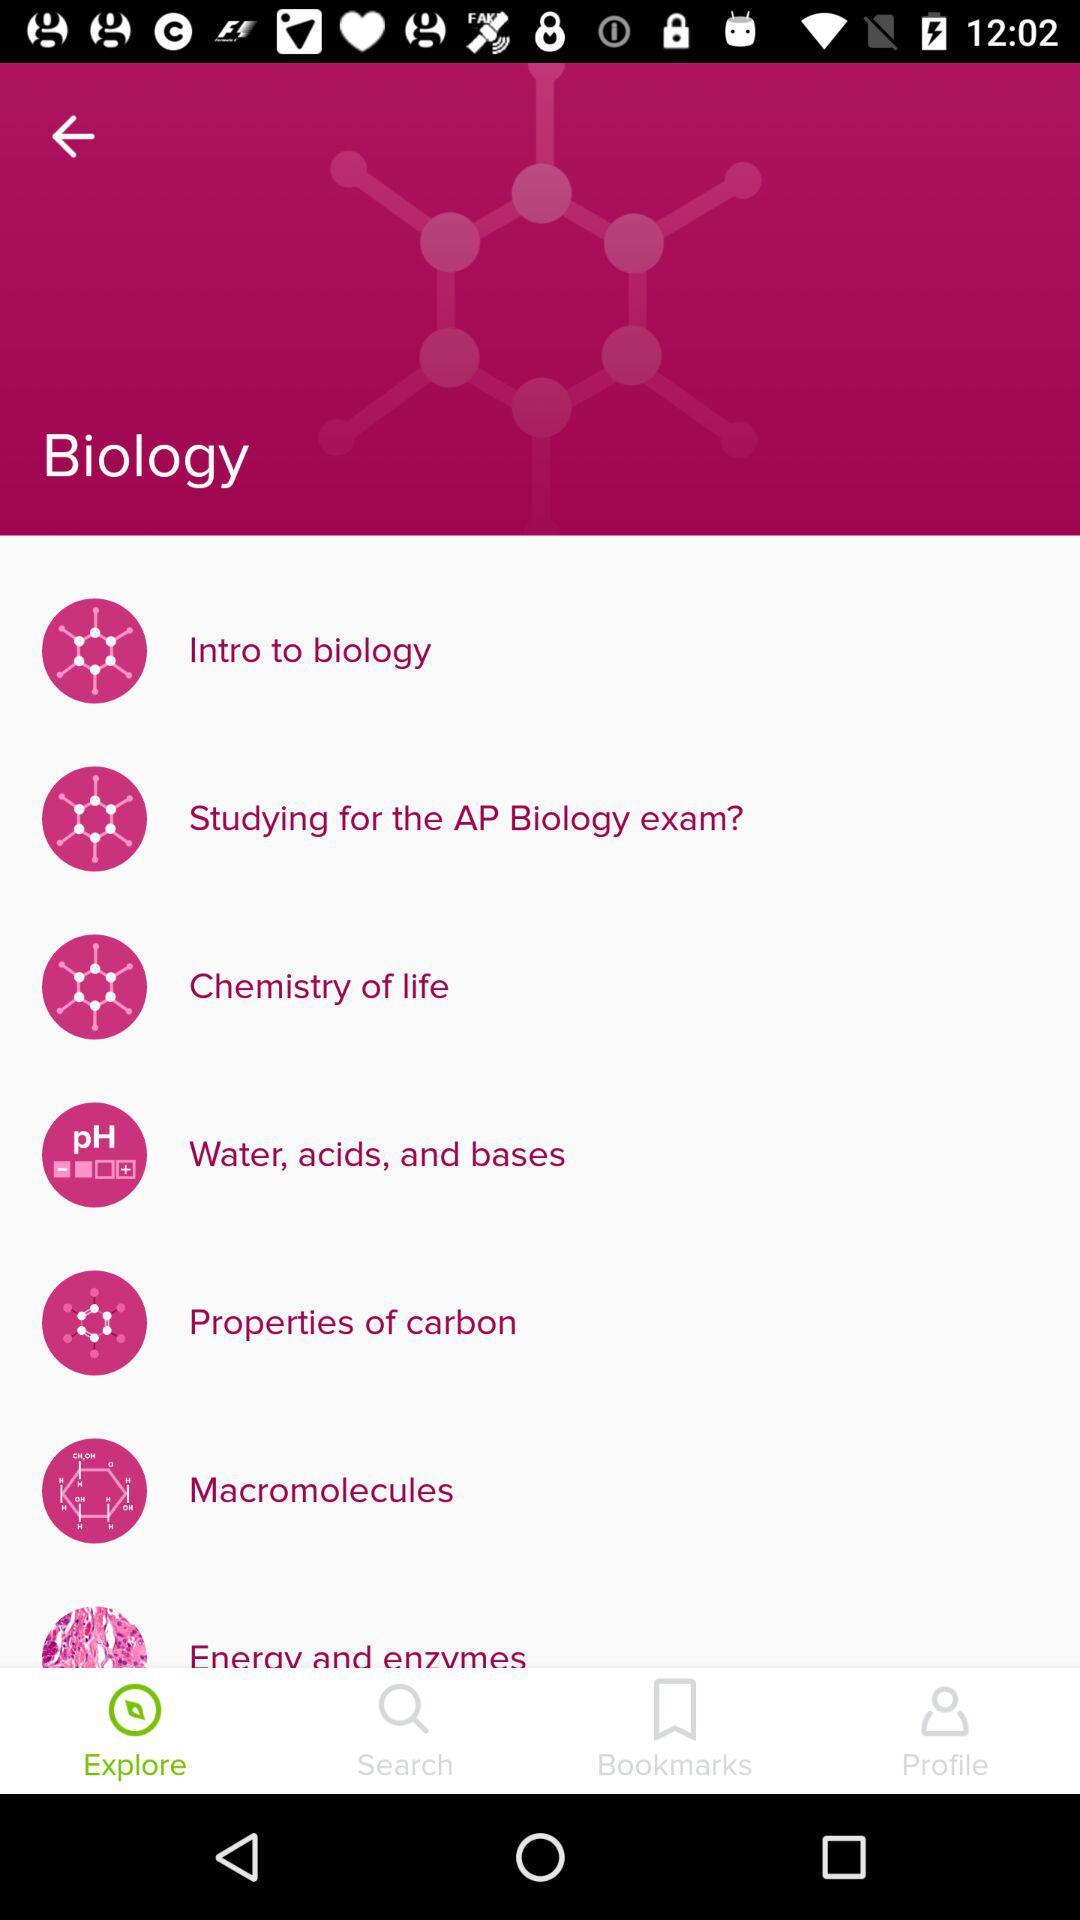 The height and width of the screenshot is (1920, 1080). Describe the element at coordinates (135, 1732) in the screenshot. I see `the item to the left of search icon` at that location.